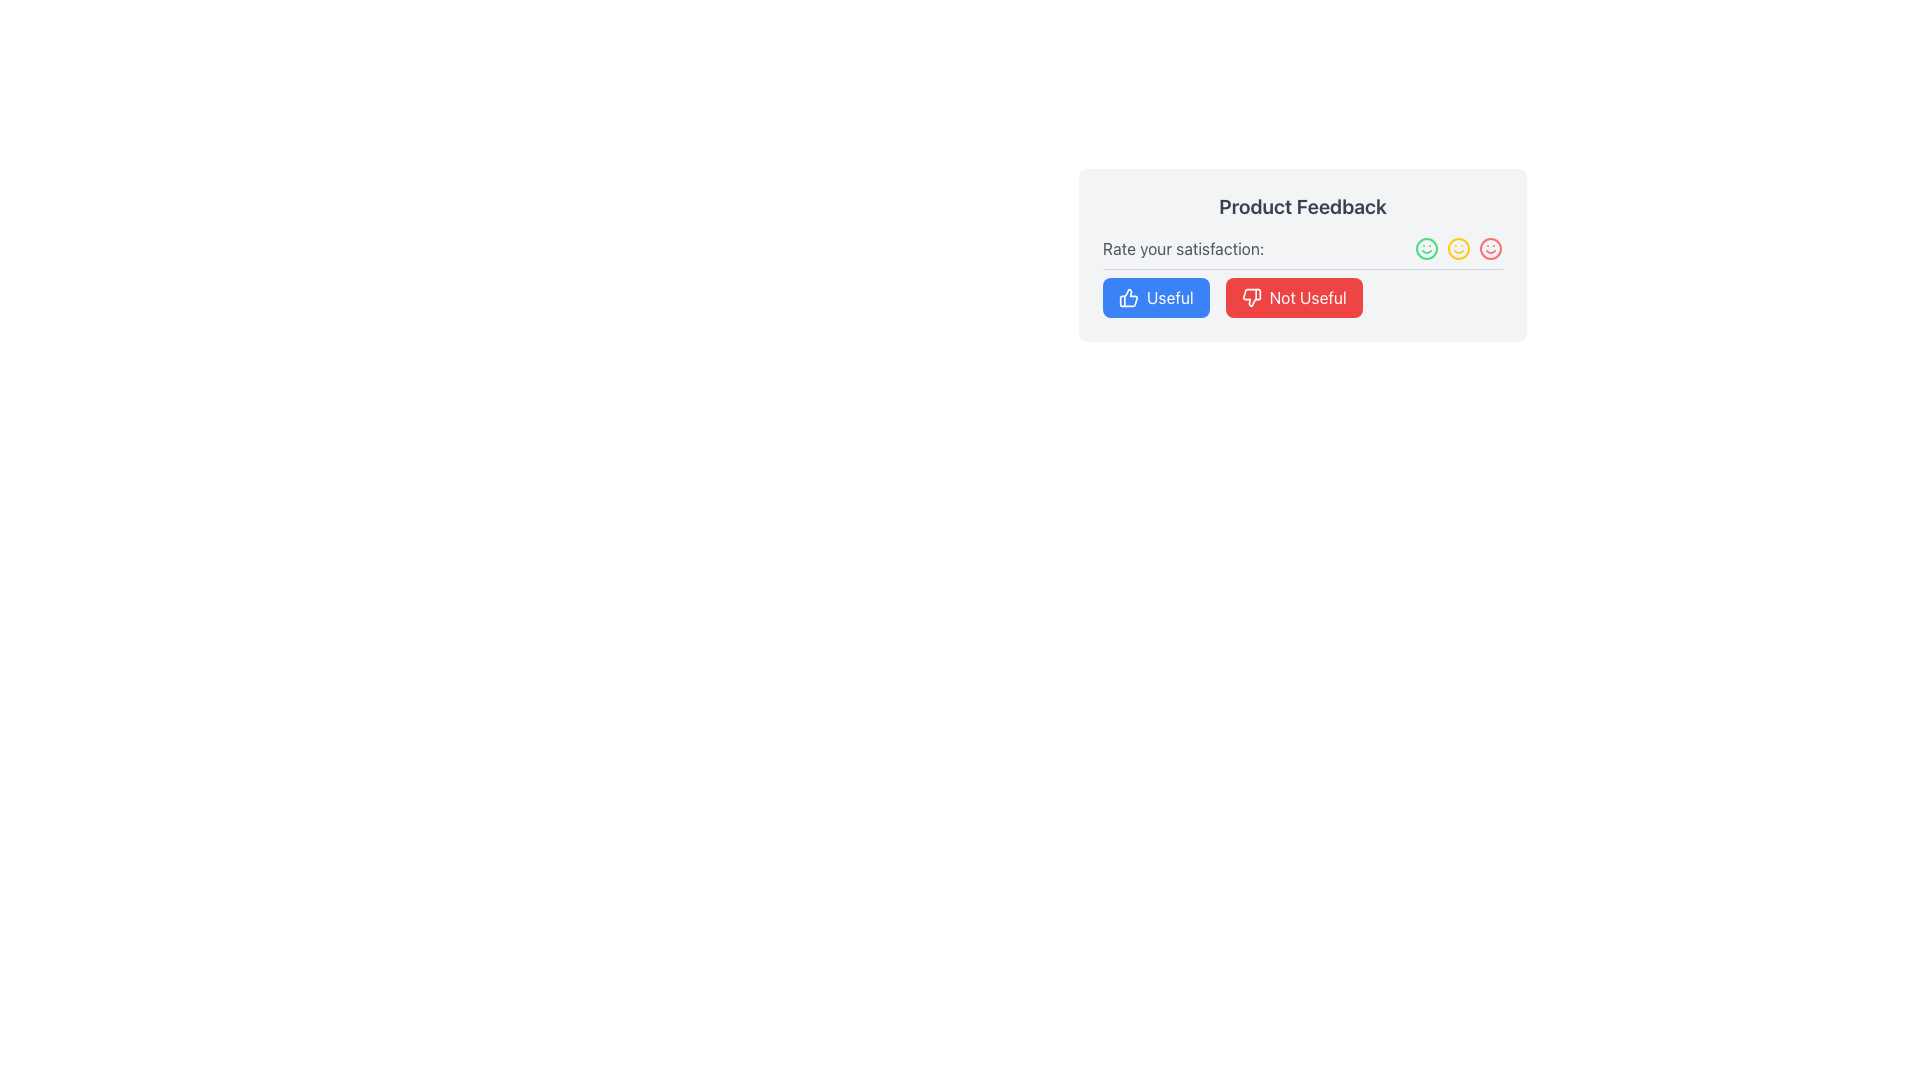 The height and width of the screenshot is (1080, 1920). What do you see at coordinates (1302, 297) in the screenshot?
I see `the 'Not Useful' button in the user feedback section to indicate negative feedback` at bounding box center [1302, 297].